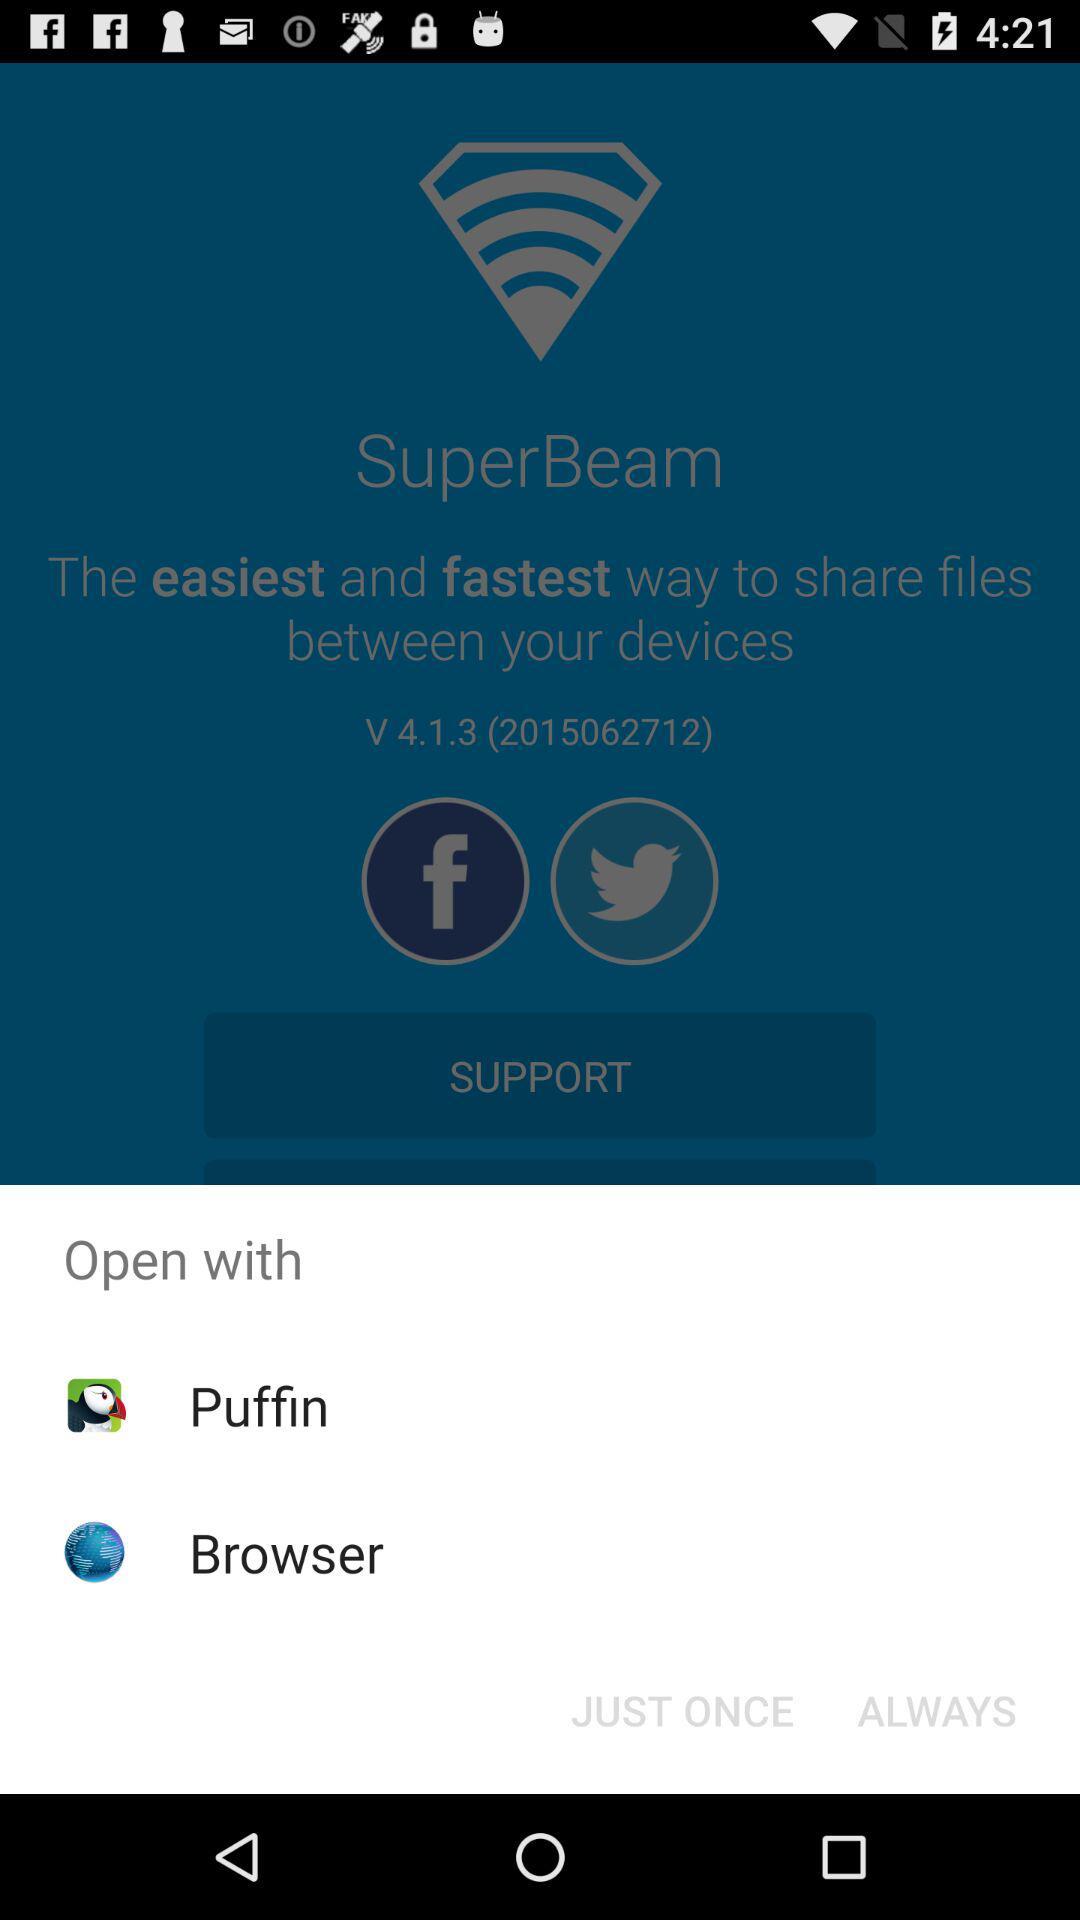 This screenshot has height=1920, width=1080. Describe the element at coordinates (937, 1708) in the screenshot. I see `the always` at that location.